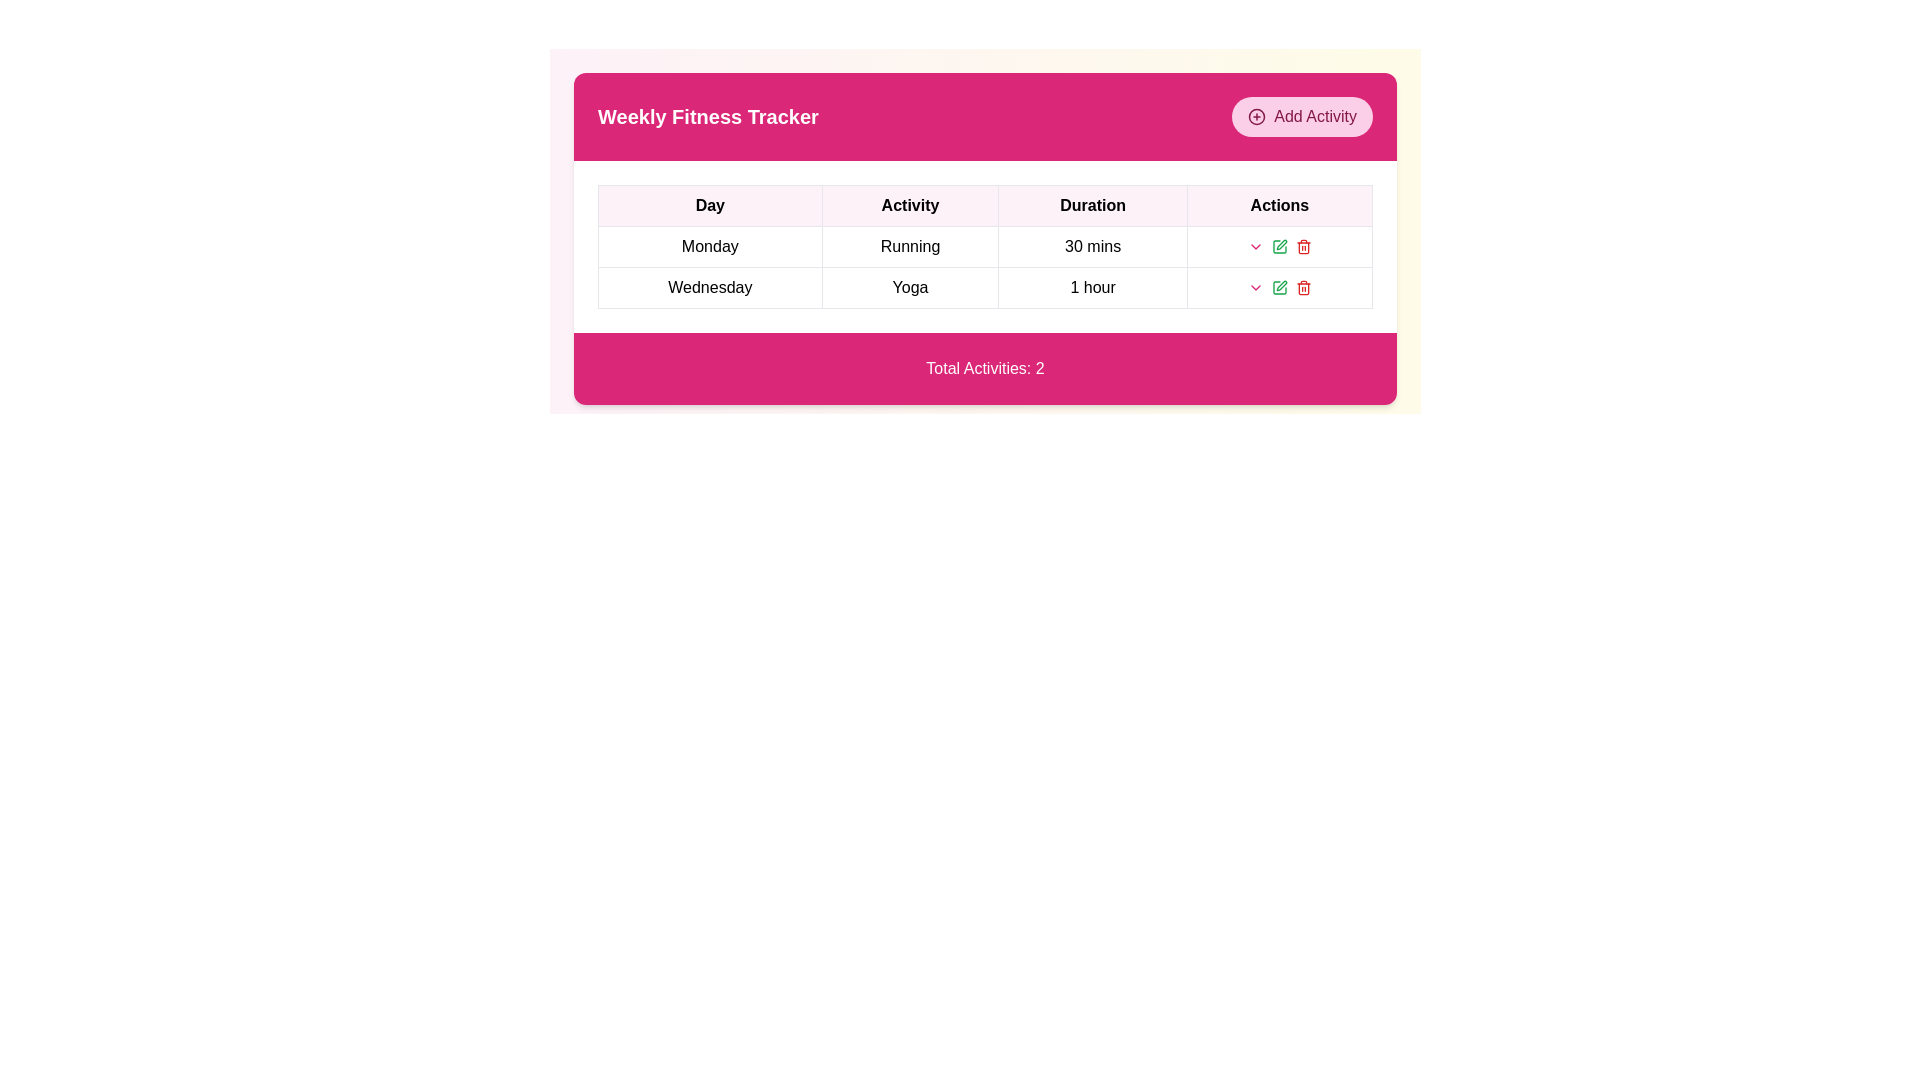 The image size is (1920, 1080). Describe the element at coordinates (708, 116) in the screenshot. I see `the bold header text 'Weekly Fitness Tracker' located in the upper-left region of the pink banner section` at that location.